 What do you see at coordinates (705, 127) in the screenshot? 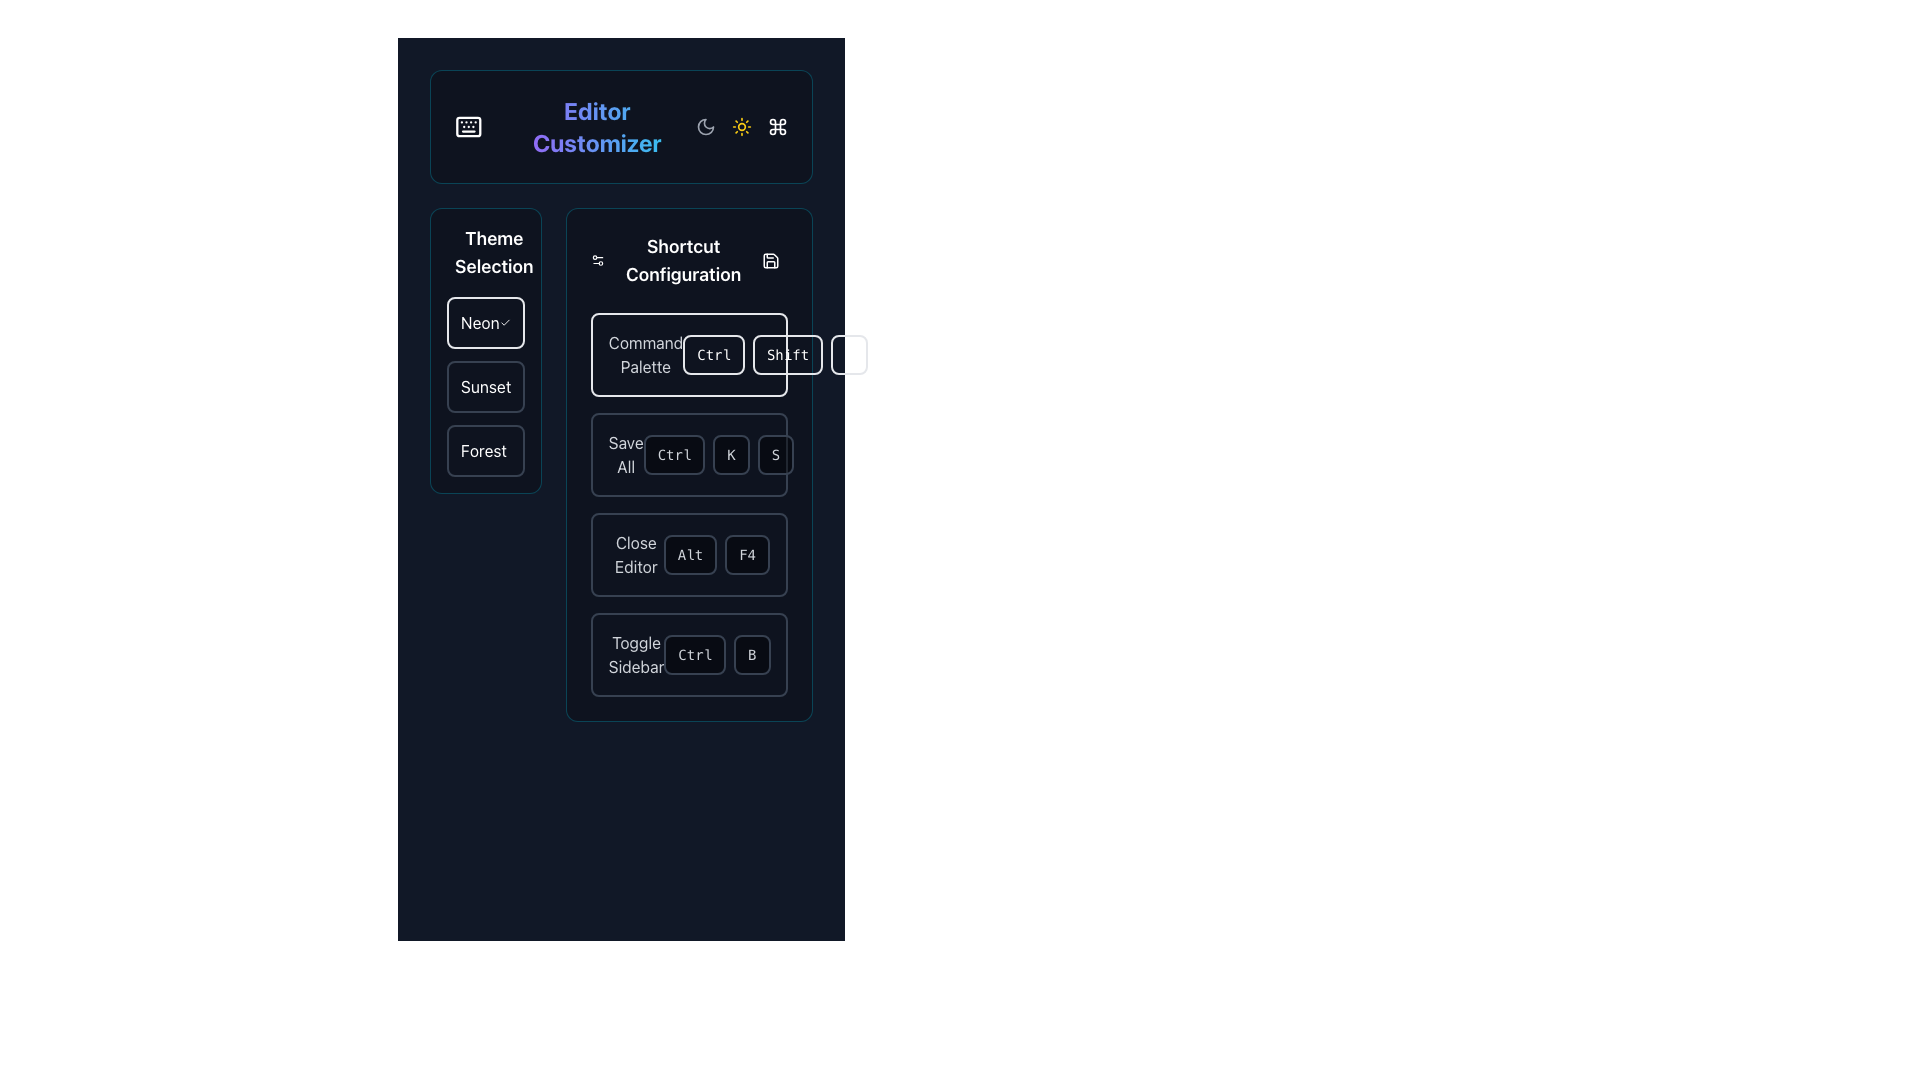
I see `the crescent moon icon colored in gray, which serves as a dark mode toggle, located in the top-right corner of the 'Editor Customizer' section adjacent to the label 'Editor Customizer'` at bounding box center [705, 127].